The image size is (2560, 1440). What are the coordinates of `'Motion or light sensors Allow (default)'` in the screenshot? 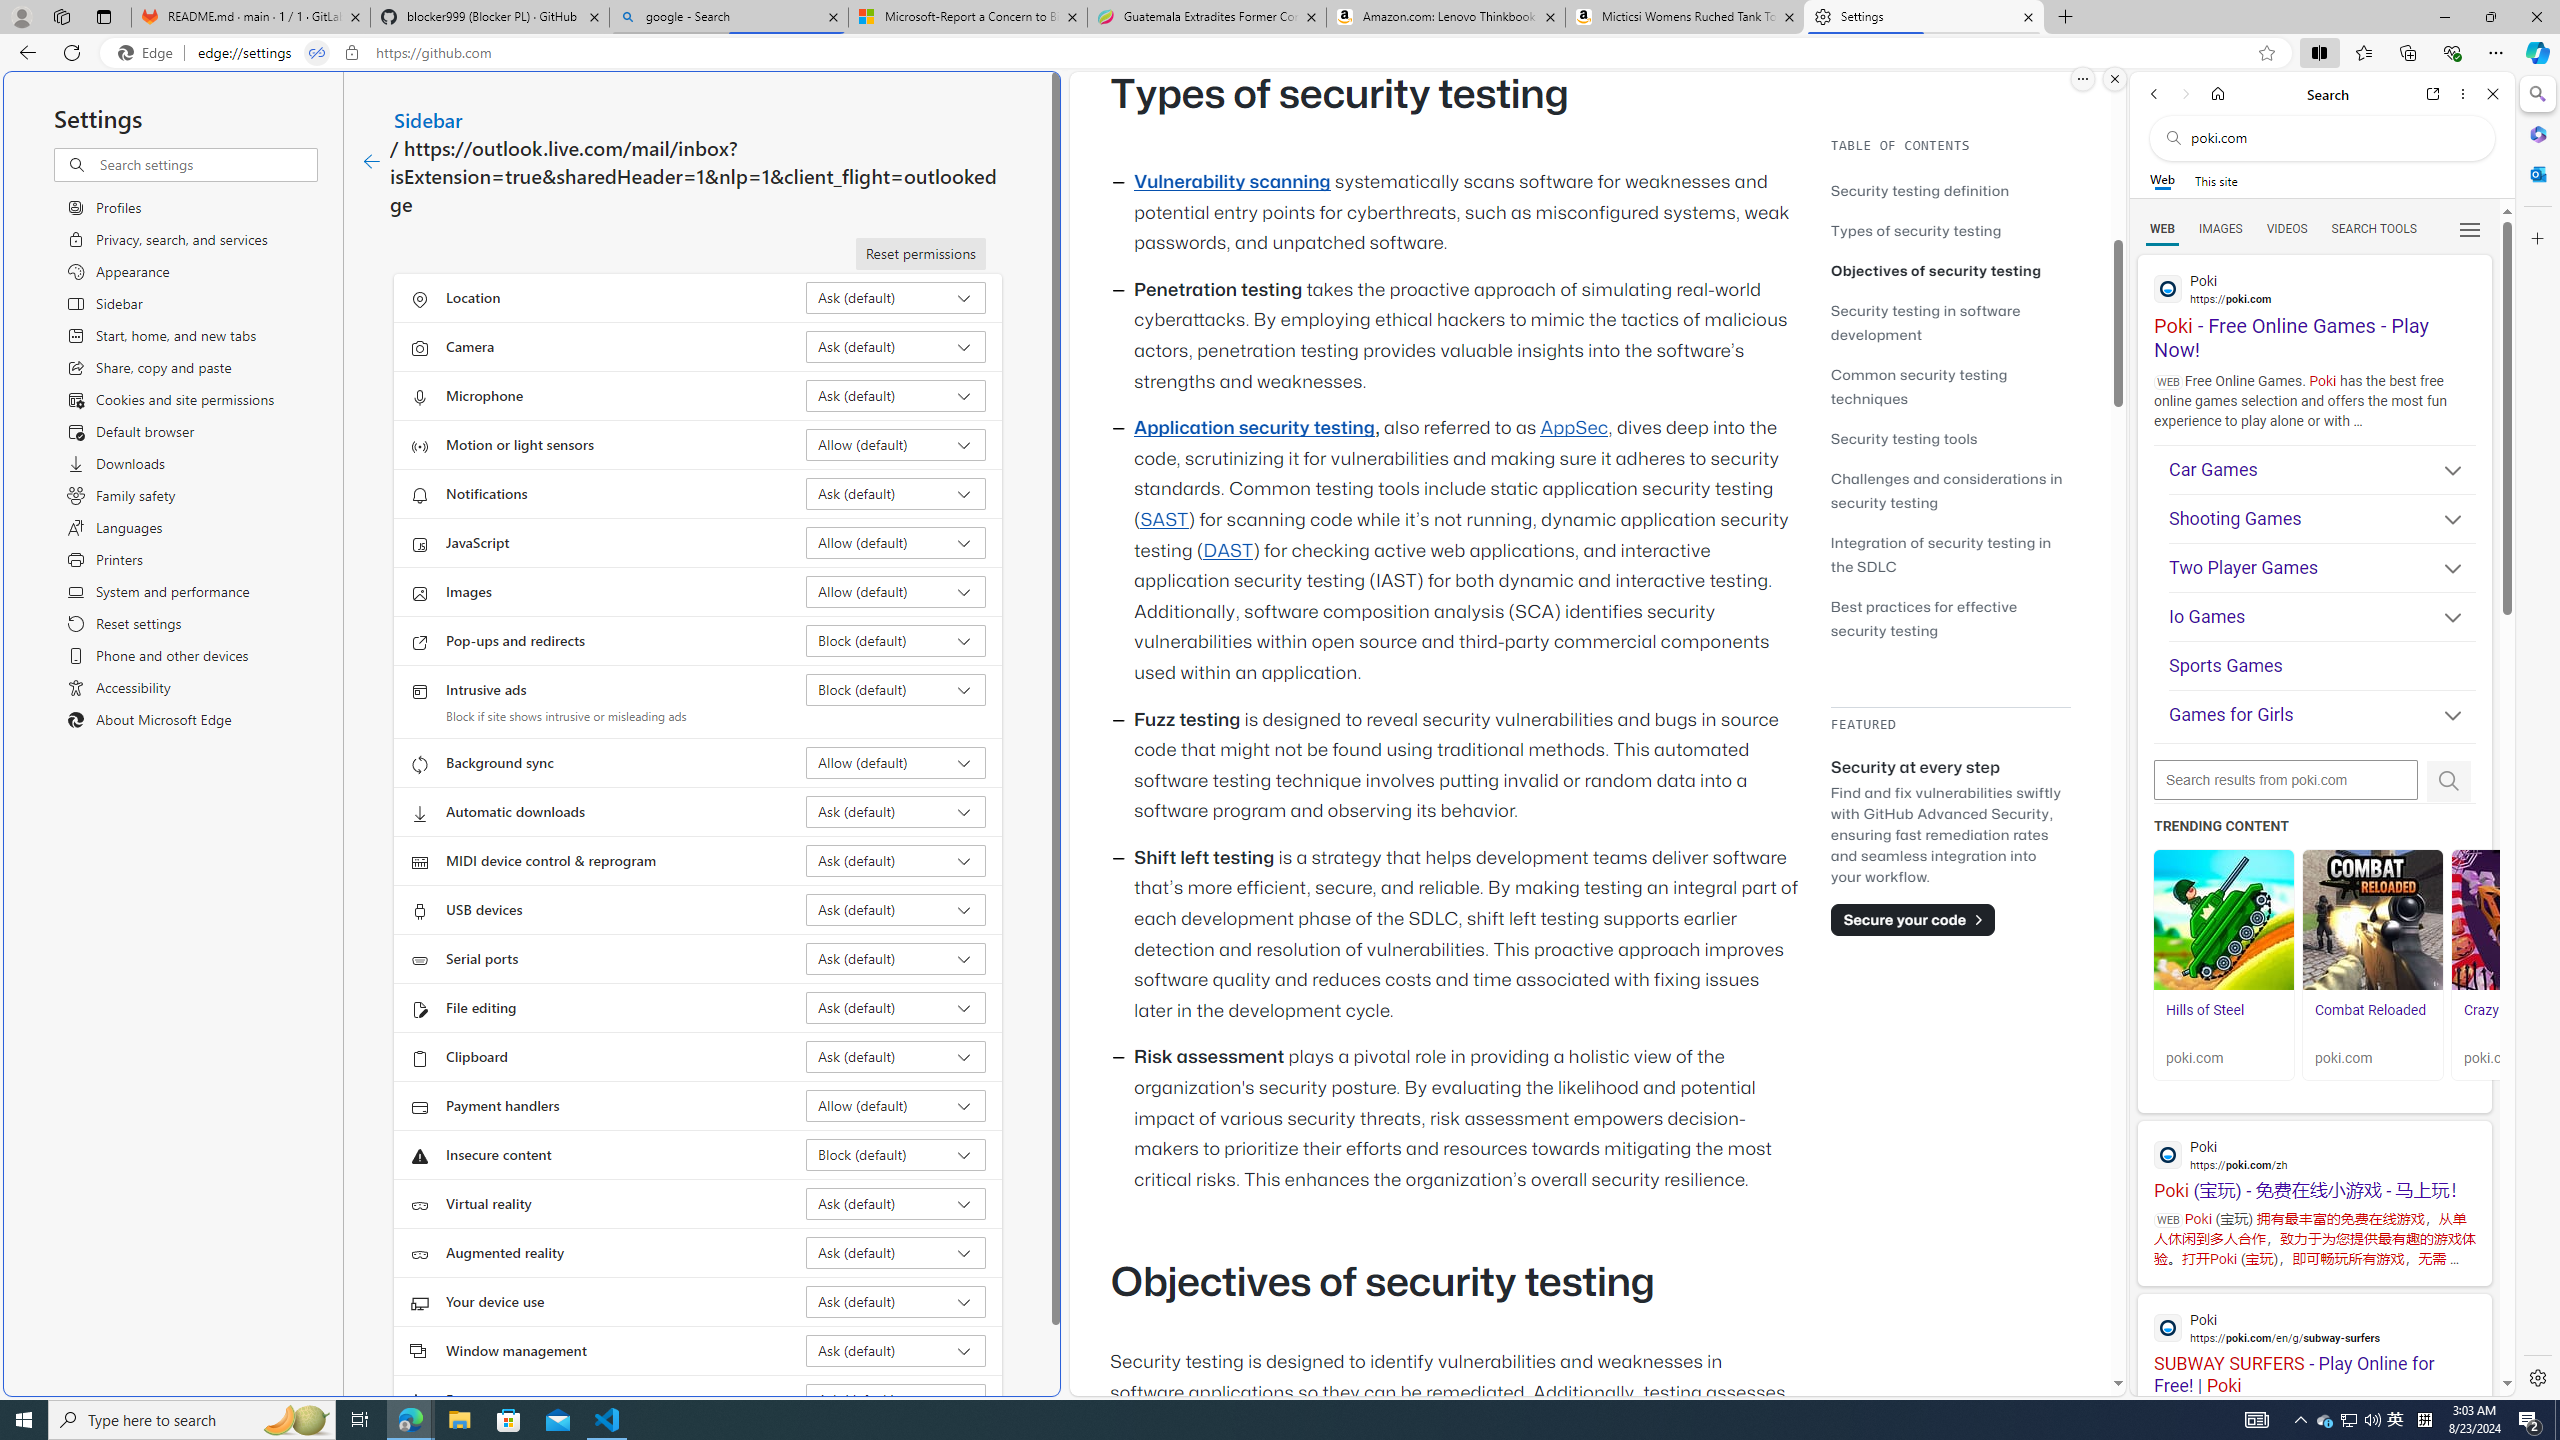 It's located at (896, 444).